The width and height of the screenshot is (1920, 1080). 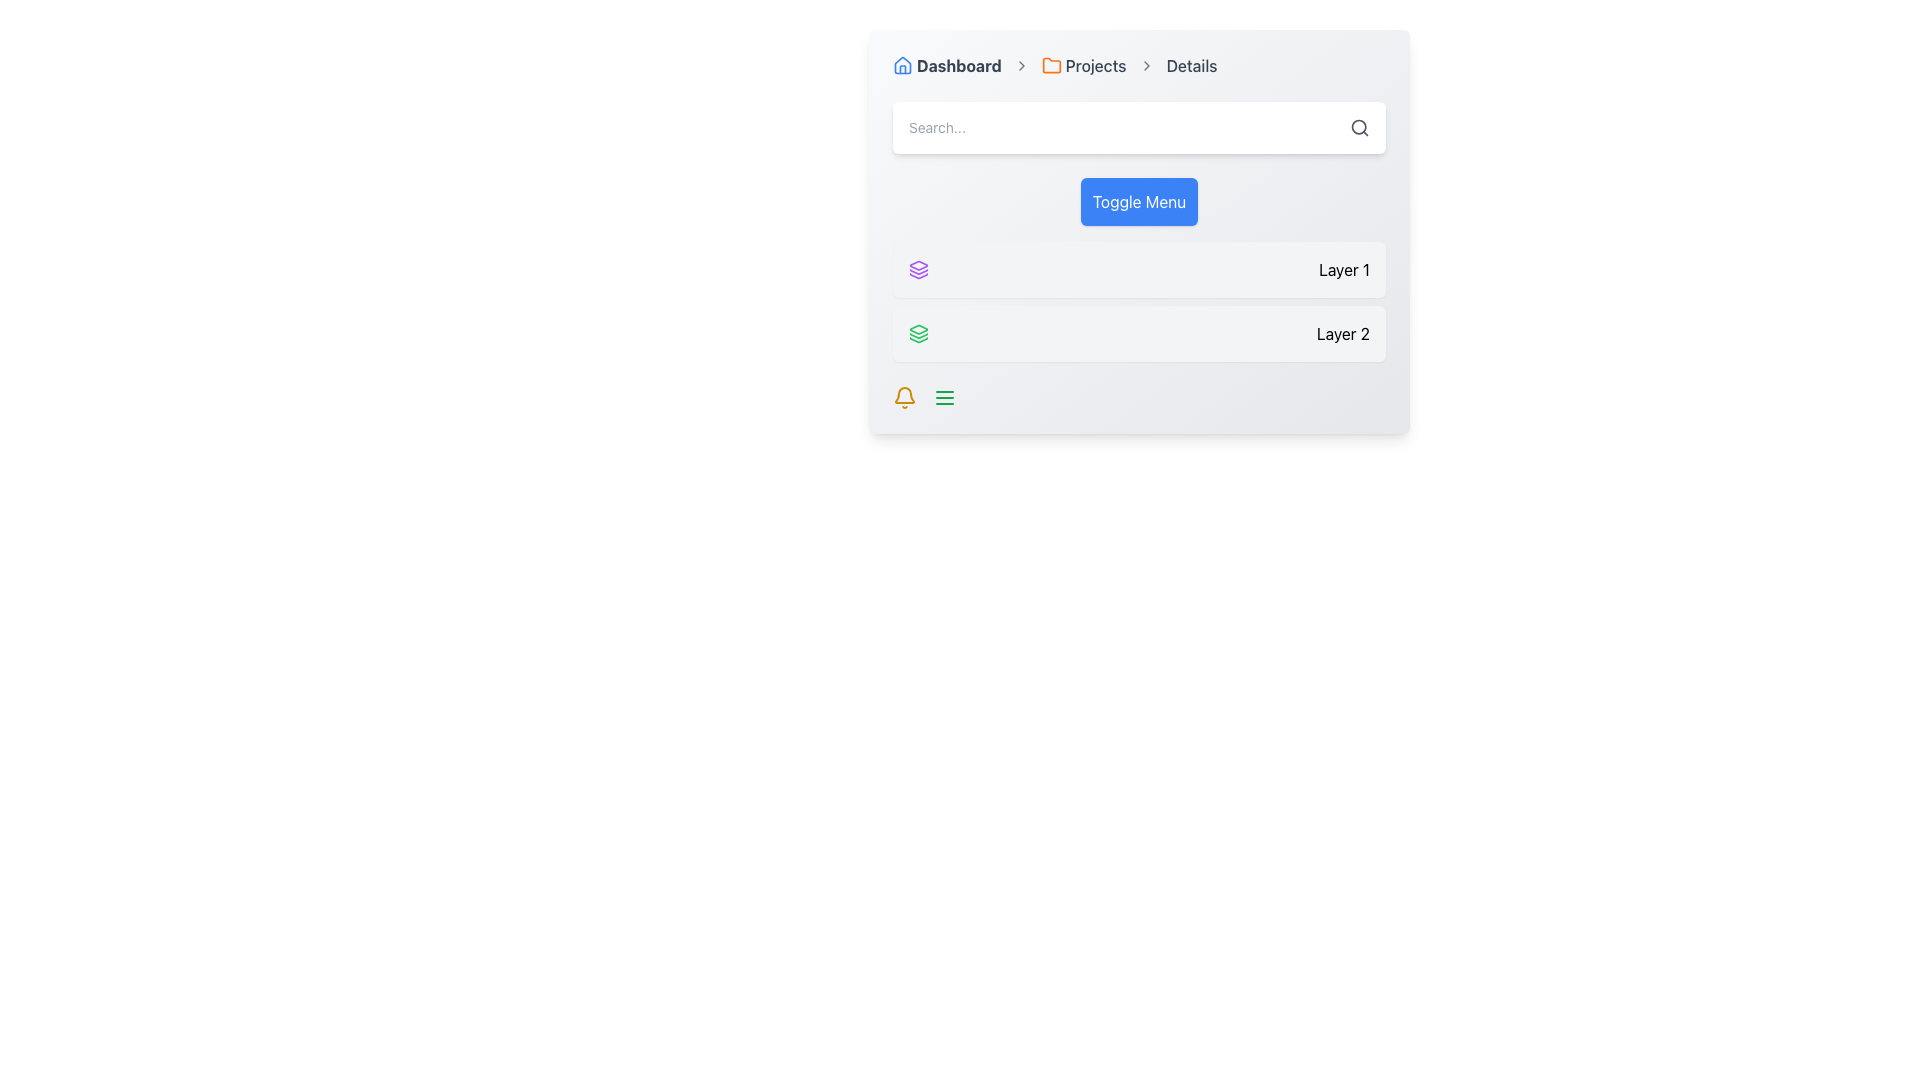 What do you see at coordinates (917, 339) in the screenshot?
I see `the third layer-like icon with a green and red appearance in the vertical menu section, located below the search bar` at bounding box center [917, 339].